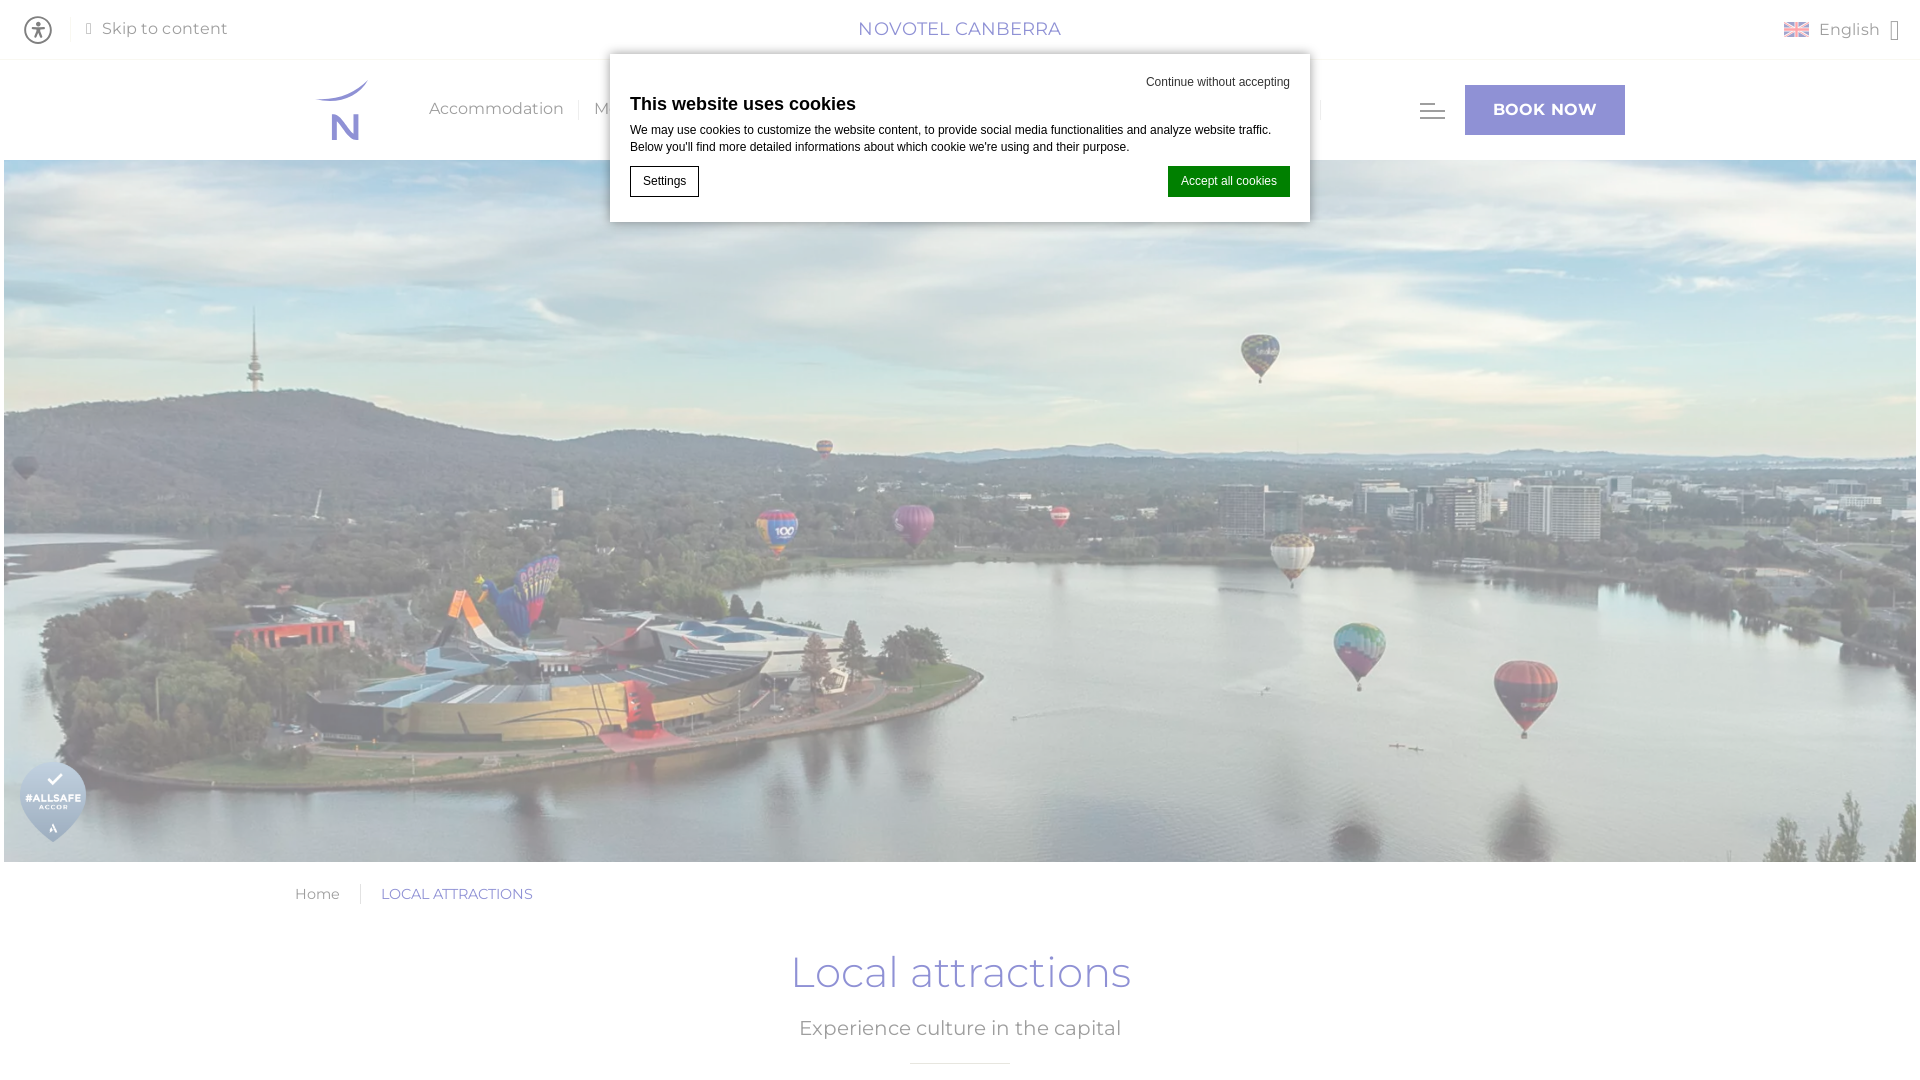 The width and height of the screenshot is (1920, 1080). I want to click on 'BOOK NOW', so click(1544, 110).